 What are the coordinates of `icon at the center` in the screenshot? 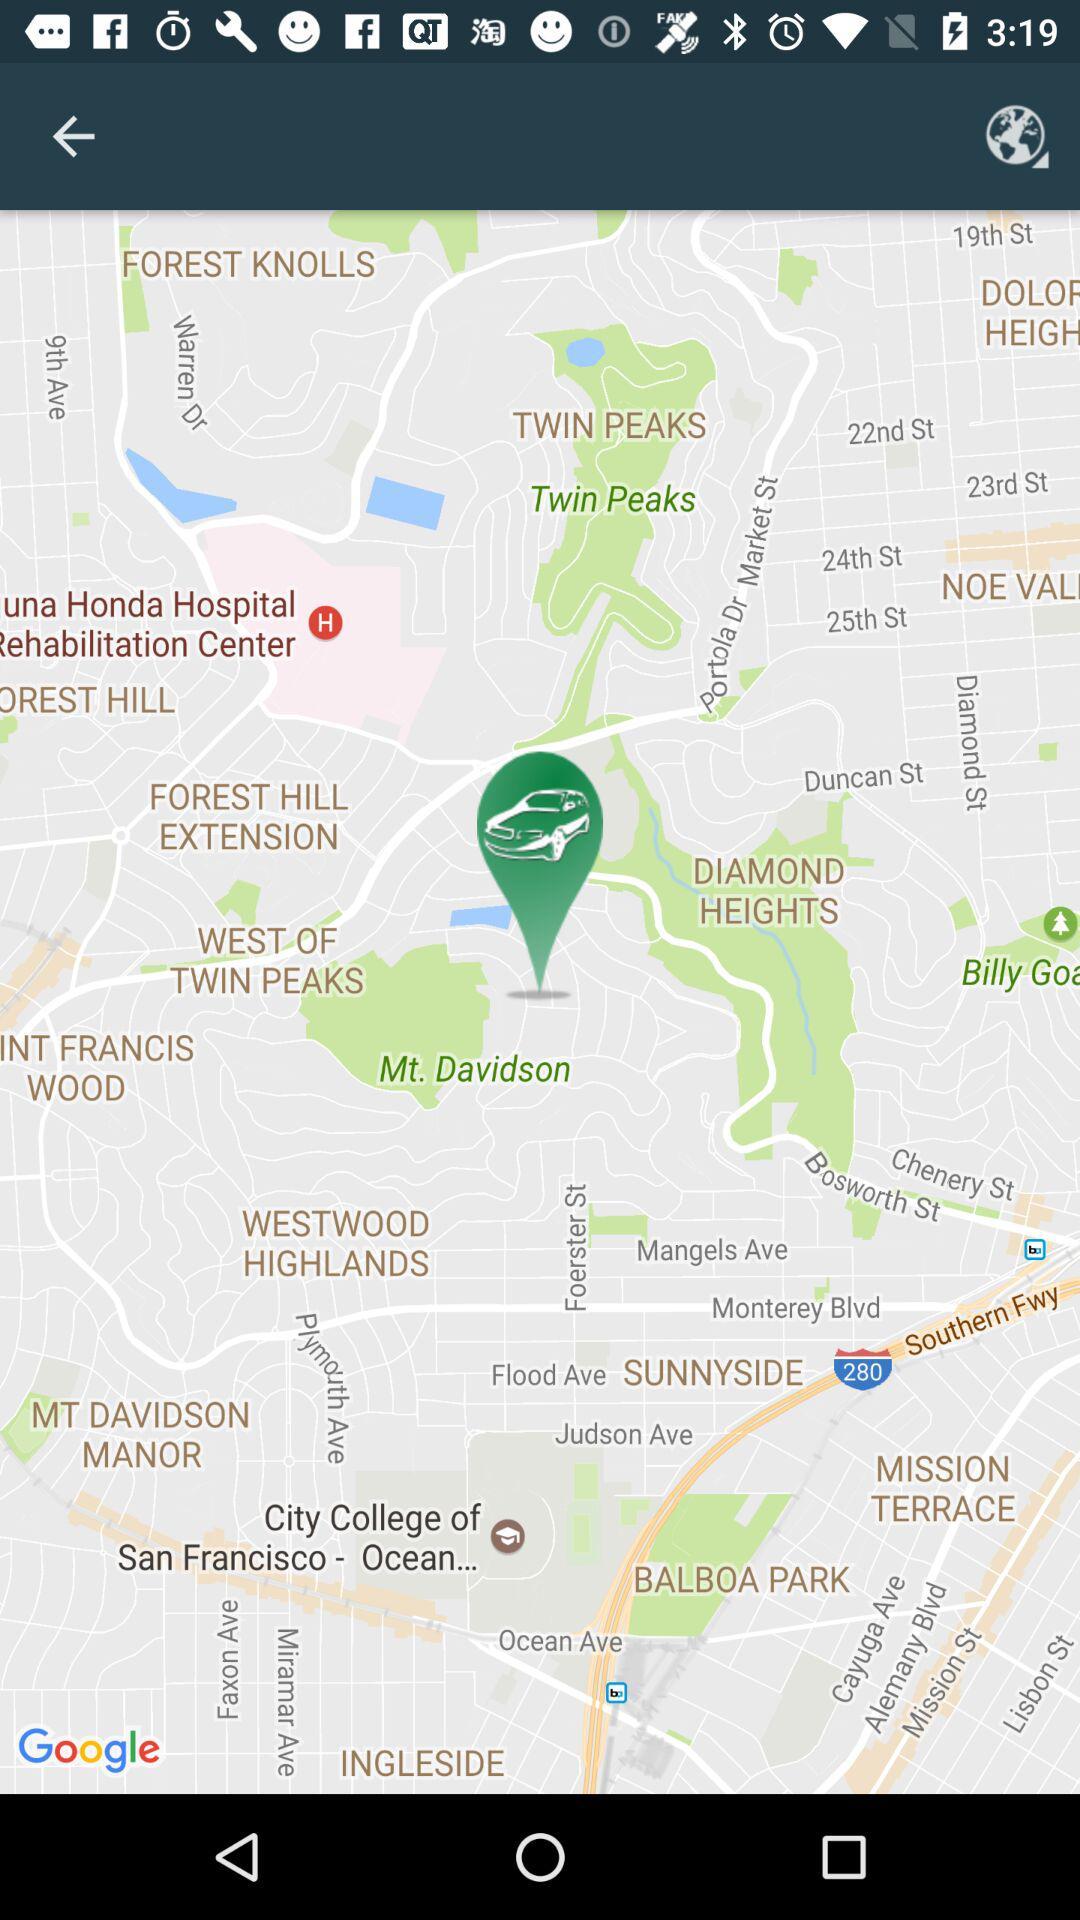 It's located at (540, 1002).